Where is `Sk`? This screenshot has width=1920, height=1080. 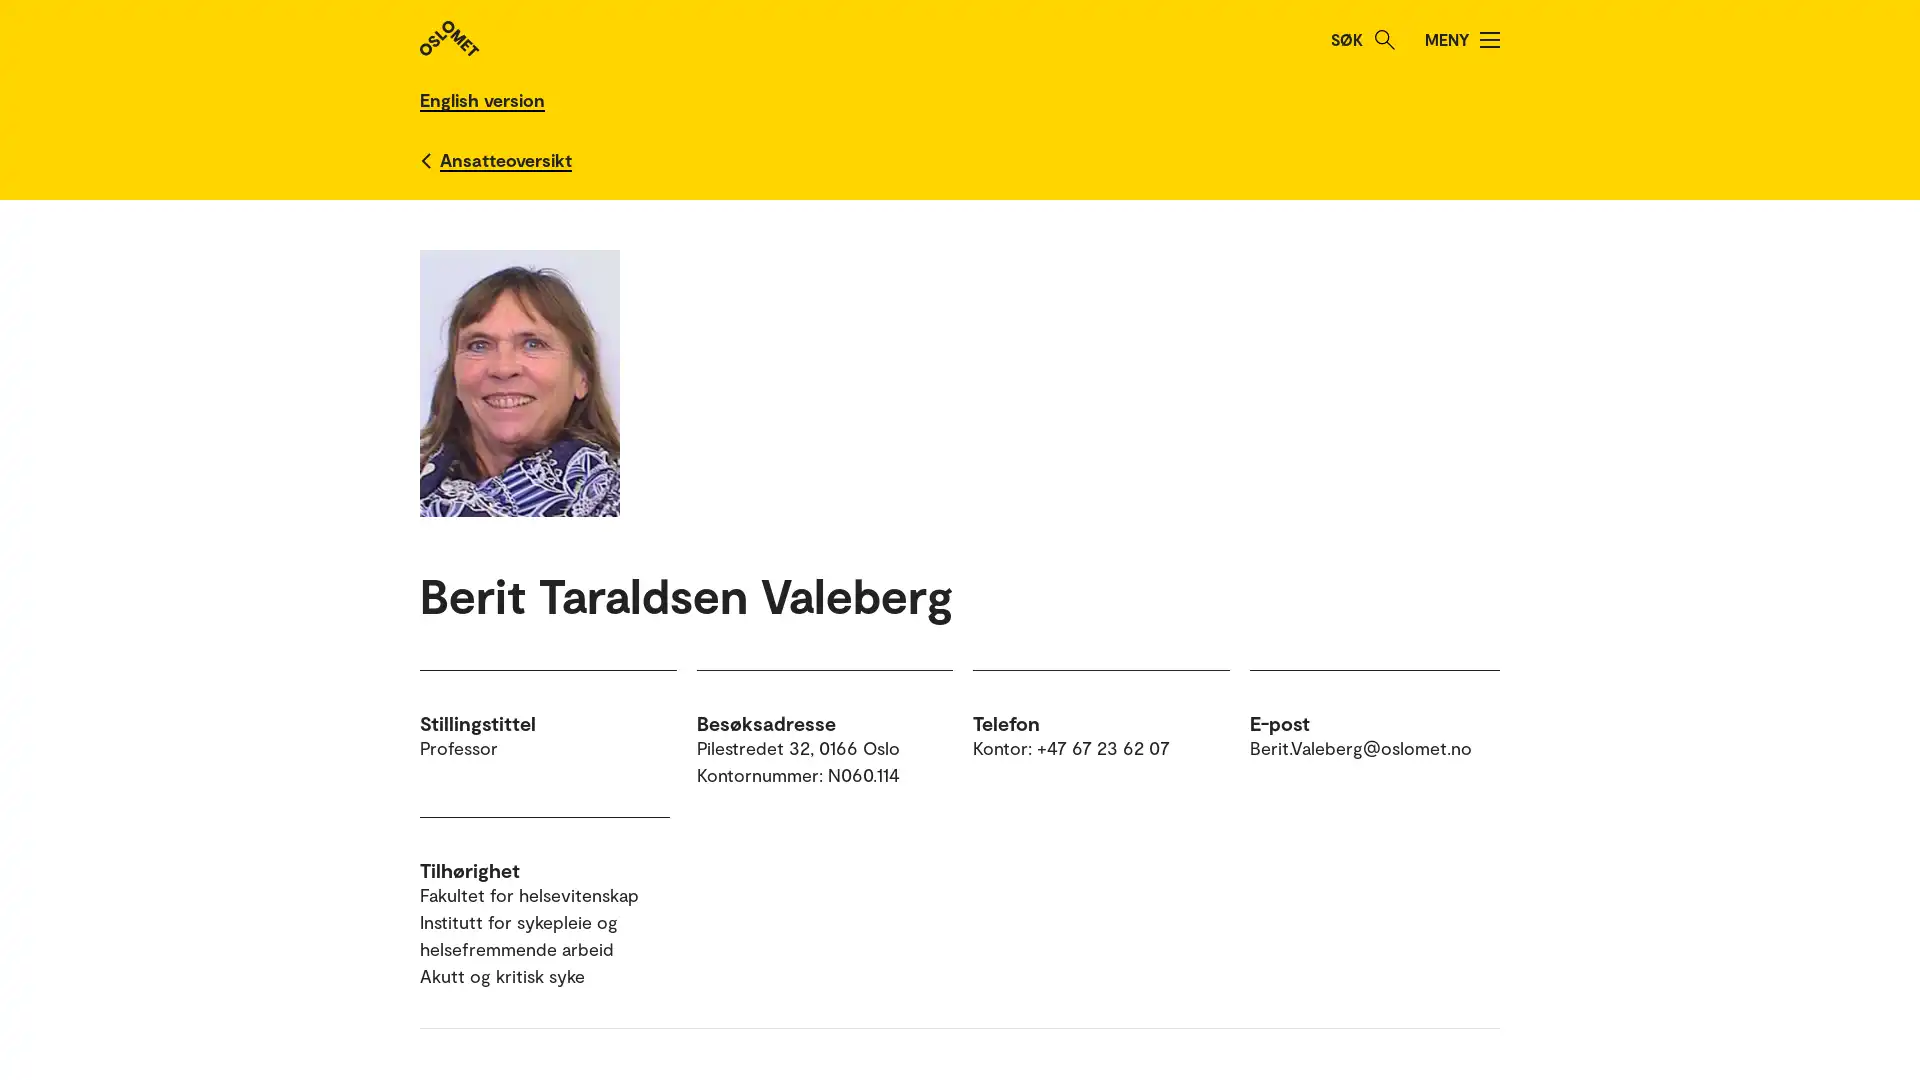 Sk is located at coordinates (1384, 39).